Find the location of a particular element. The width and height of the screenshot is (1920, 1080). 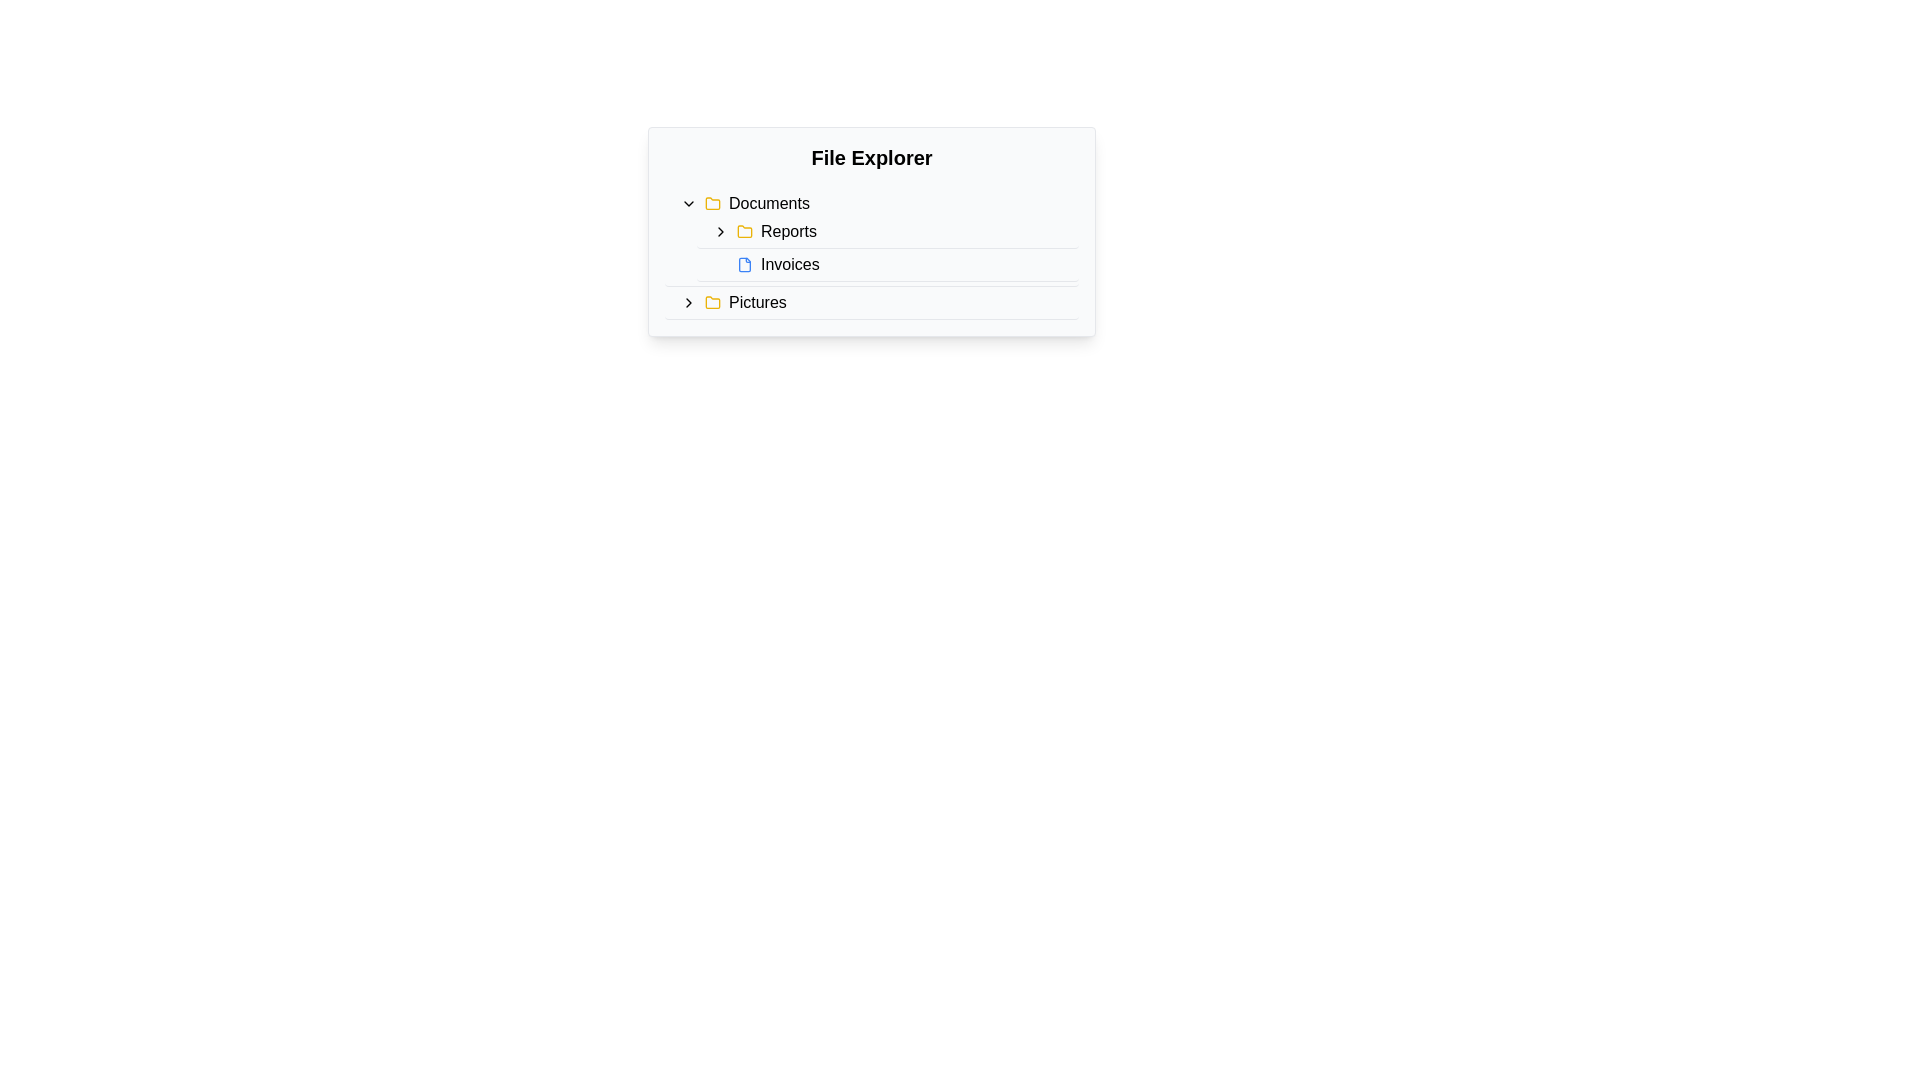

the 'Invoices' navigation item in the file explorer is located at coordinates (887, 264).